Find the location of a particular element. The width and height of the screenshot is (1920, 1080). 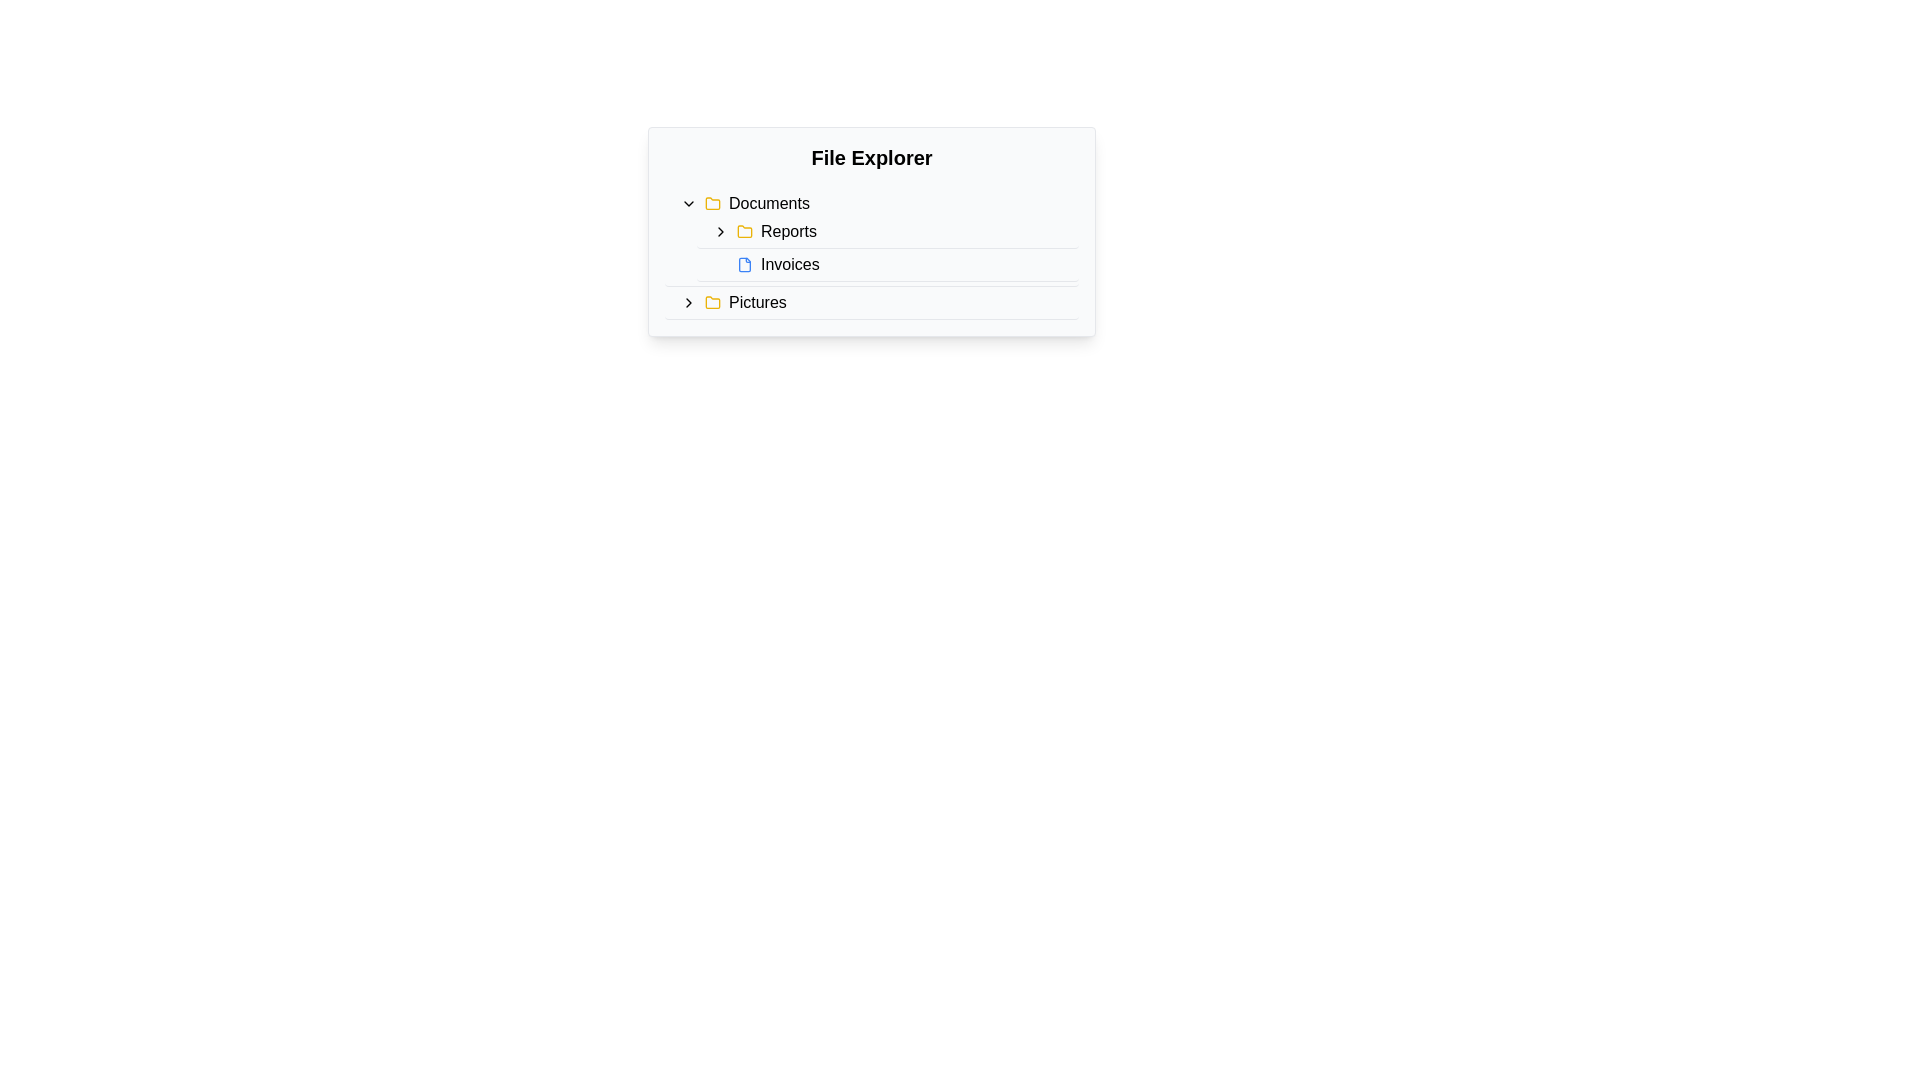

the 'Invoices' navigation item in the file explorer is located at coordinates (887, 264).